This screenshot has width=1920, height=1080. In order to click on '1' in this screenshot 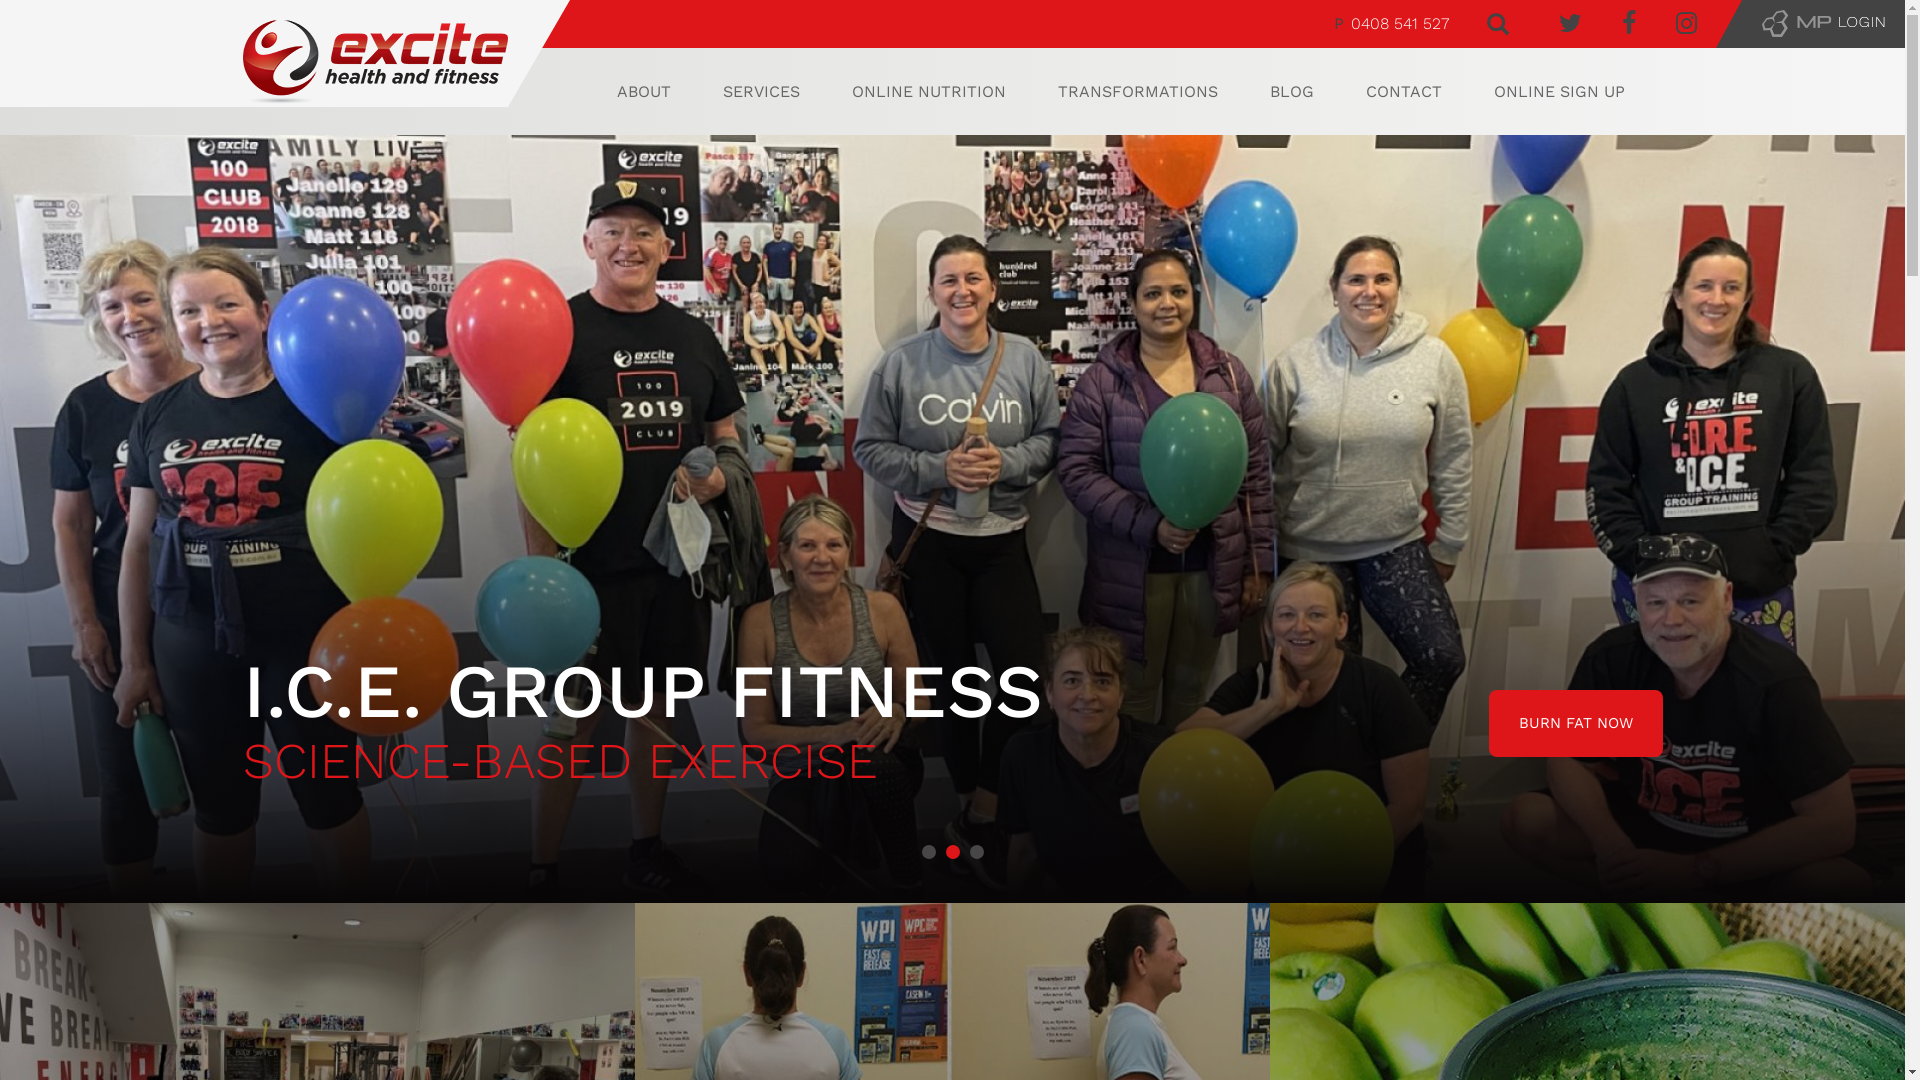, I will do `click(920, 852)`.